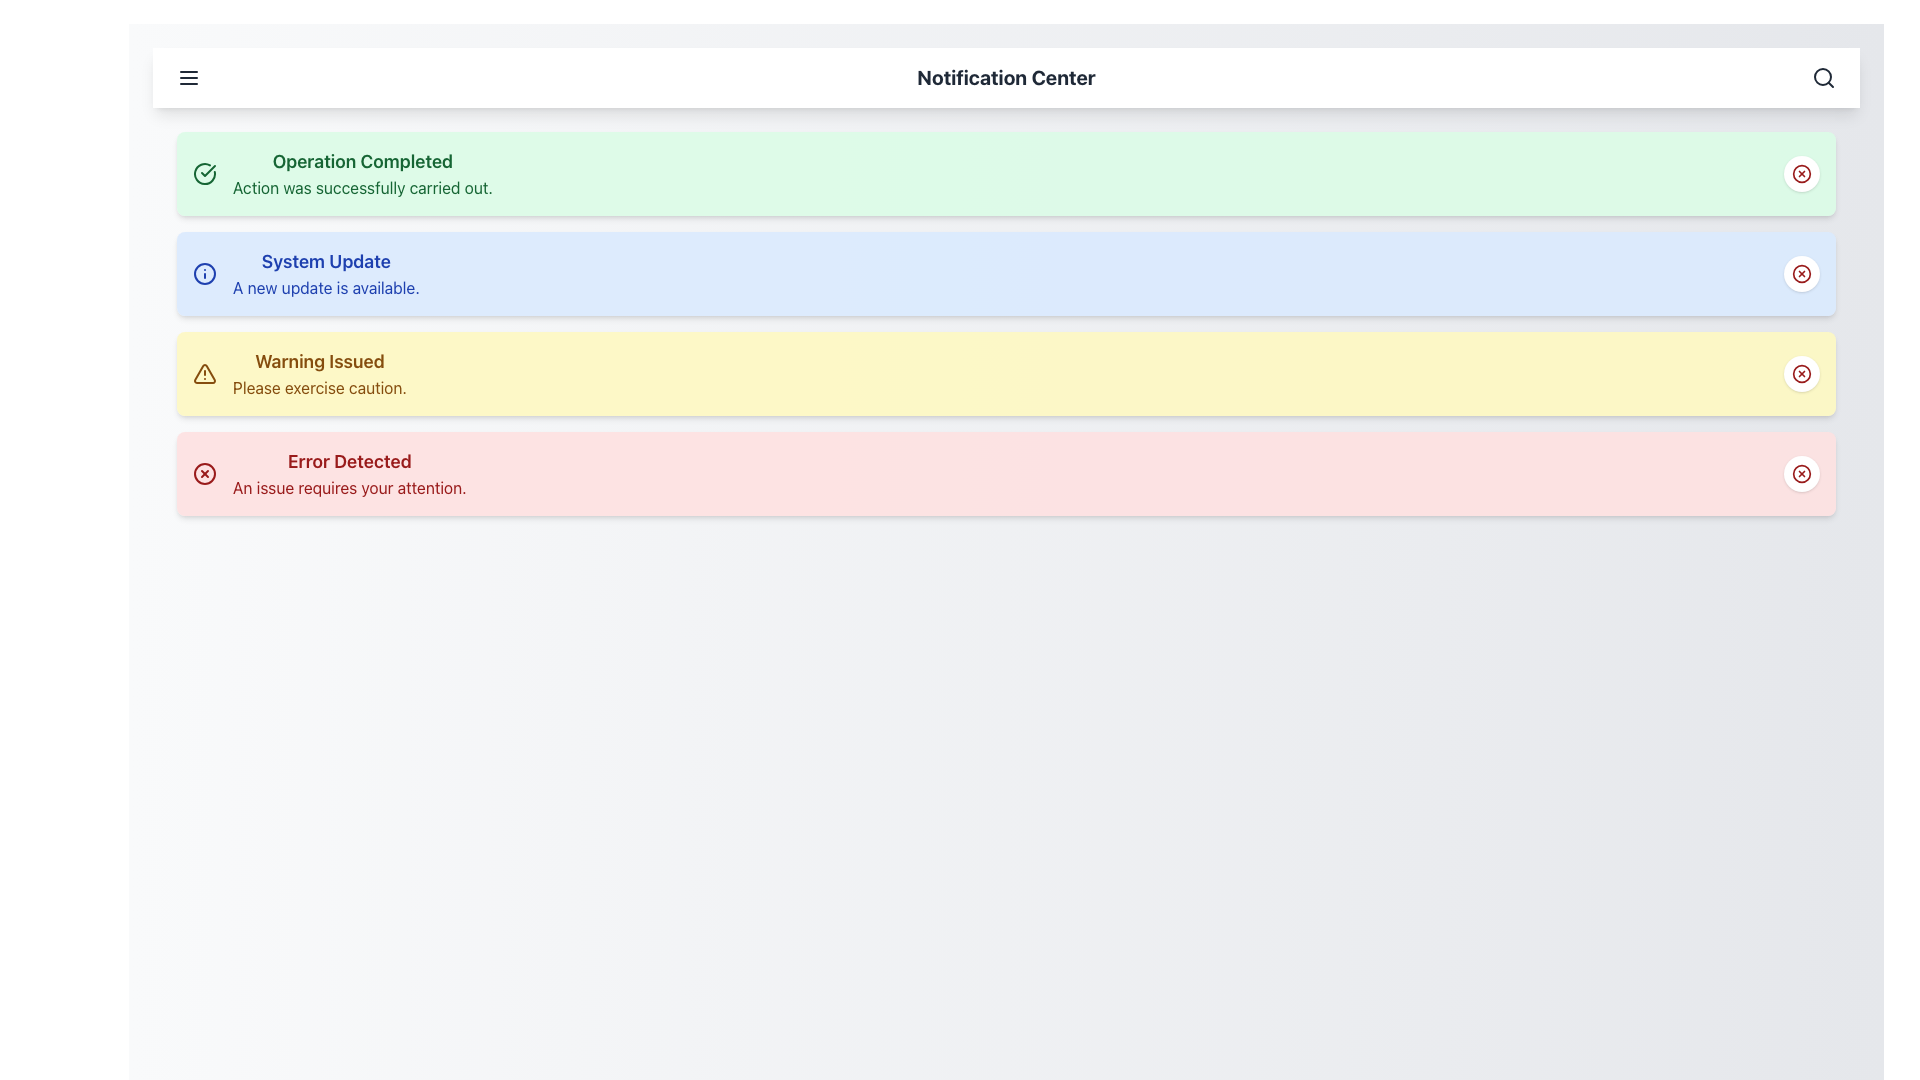 This screenshot has height=1080, width=1920. What do you see at coordinates (1801, 273) in the screenshot?
I see `the small circular red button with a white cross at the far-right end of the 'System Update' notification` at bounding box center [1801, 273].